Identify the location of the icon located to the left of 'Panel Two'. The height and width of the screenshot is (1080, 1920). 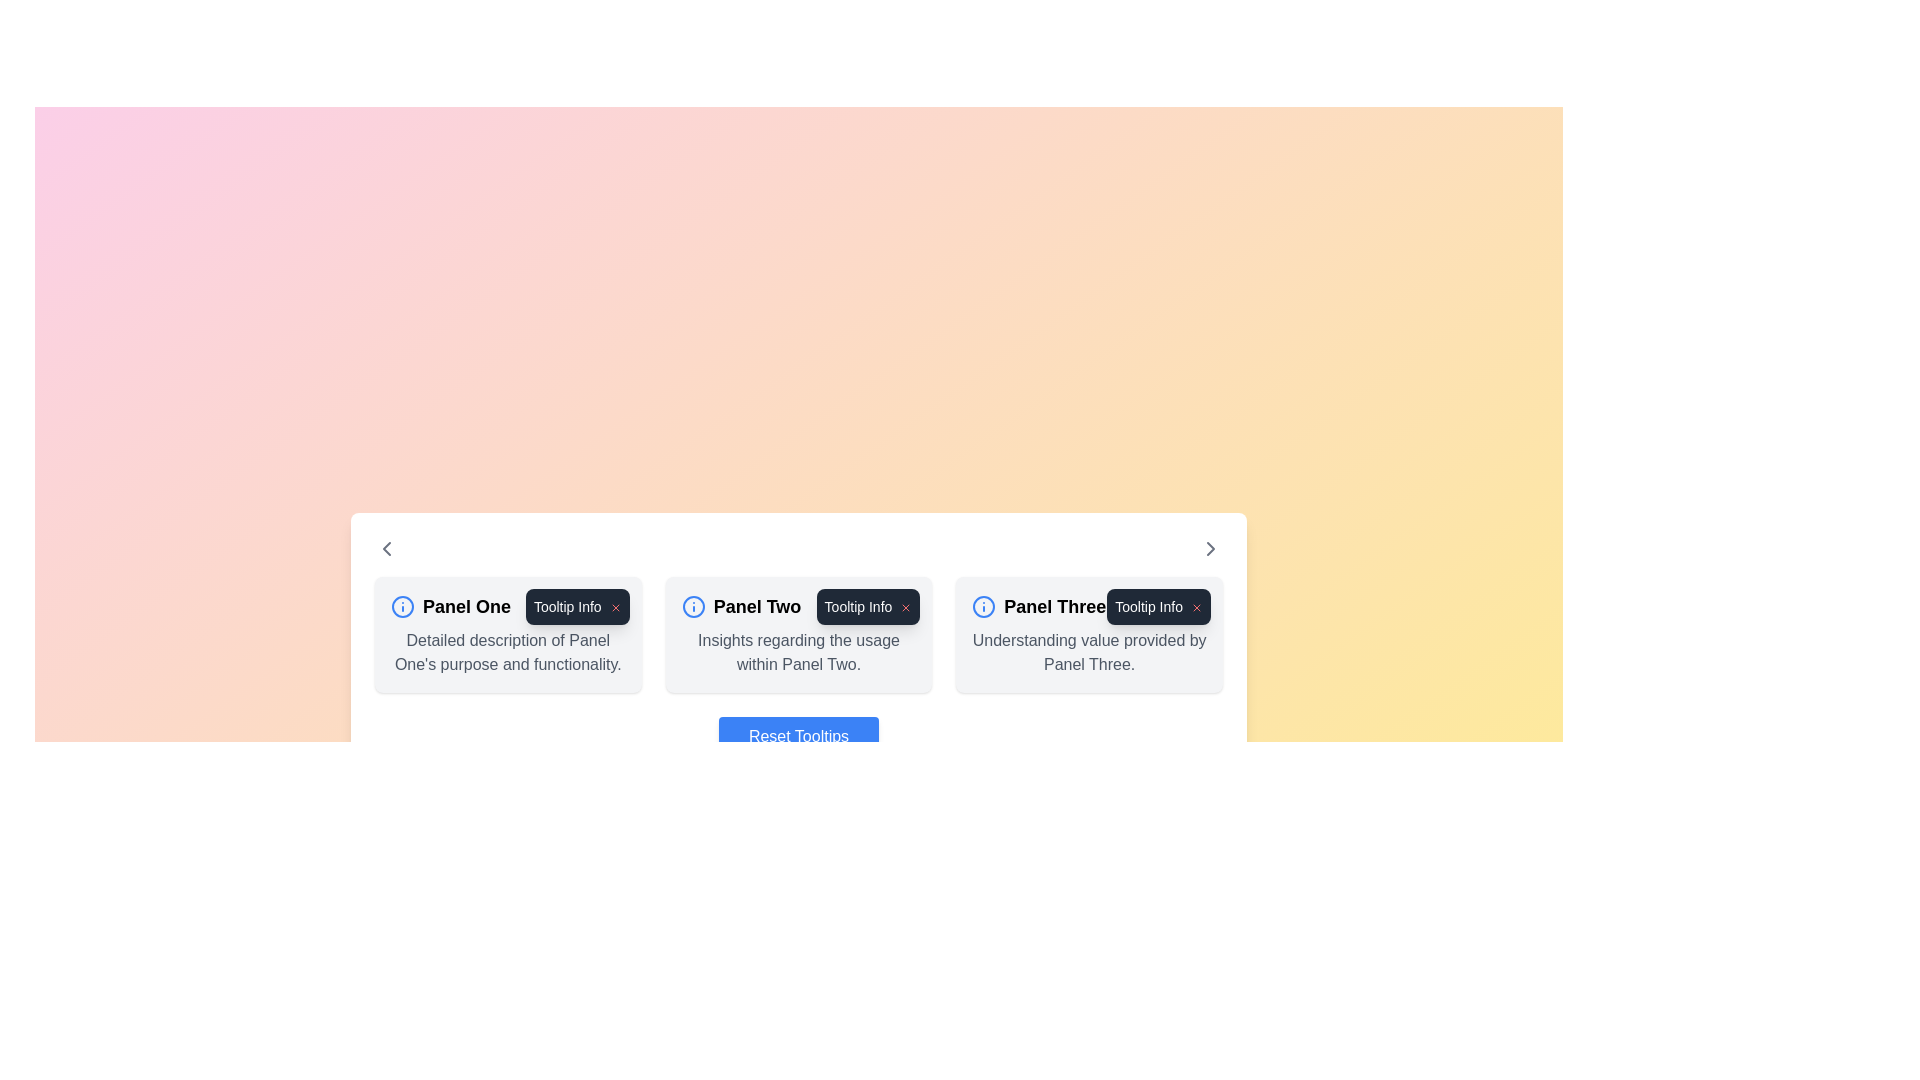
(693, 605).